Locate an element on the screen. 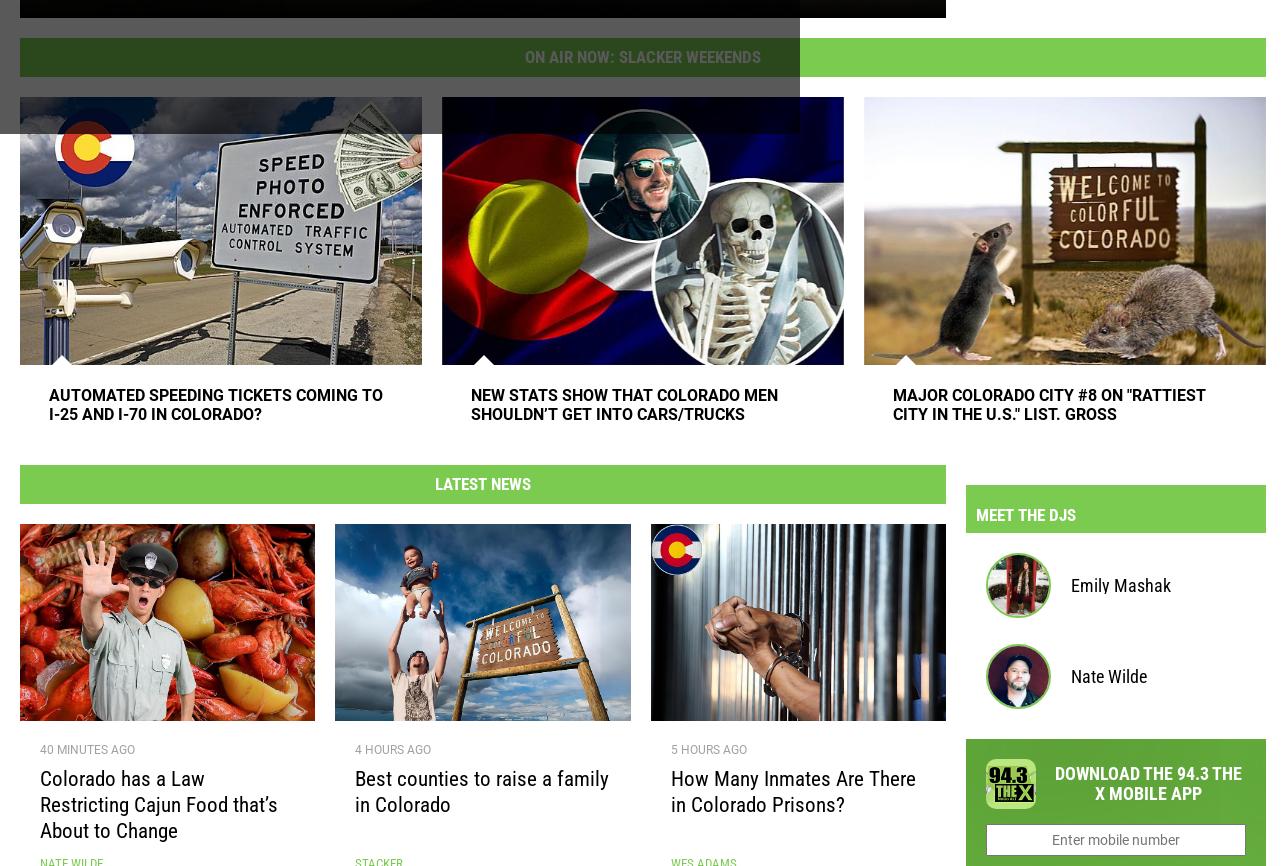 This screenshot has height=866, width=1286. 'How Many Inmates Are There in Colorado Prisons?' is located at coordinates (792, 799).